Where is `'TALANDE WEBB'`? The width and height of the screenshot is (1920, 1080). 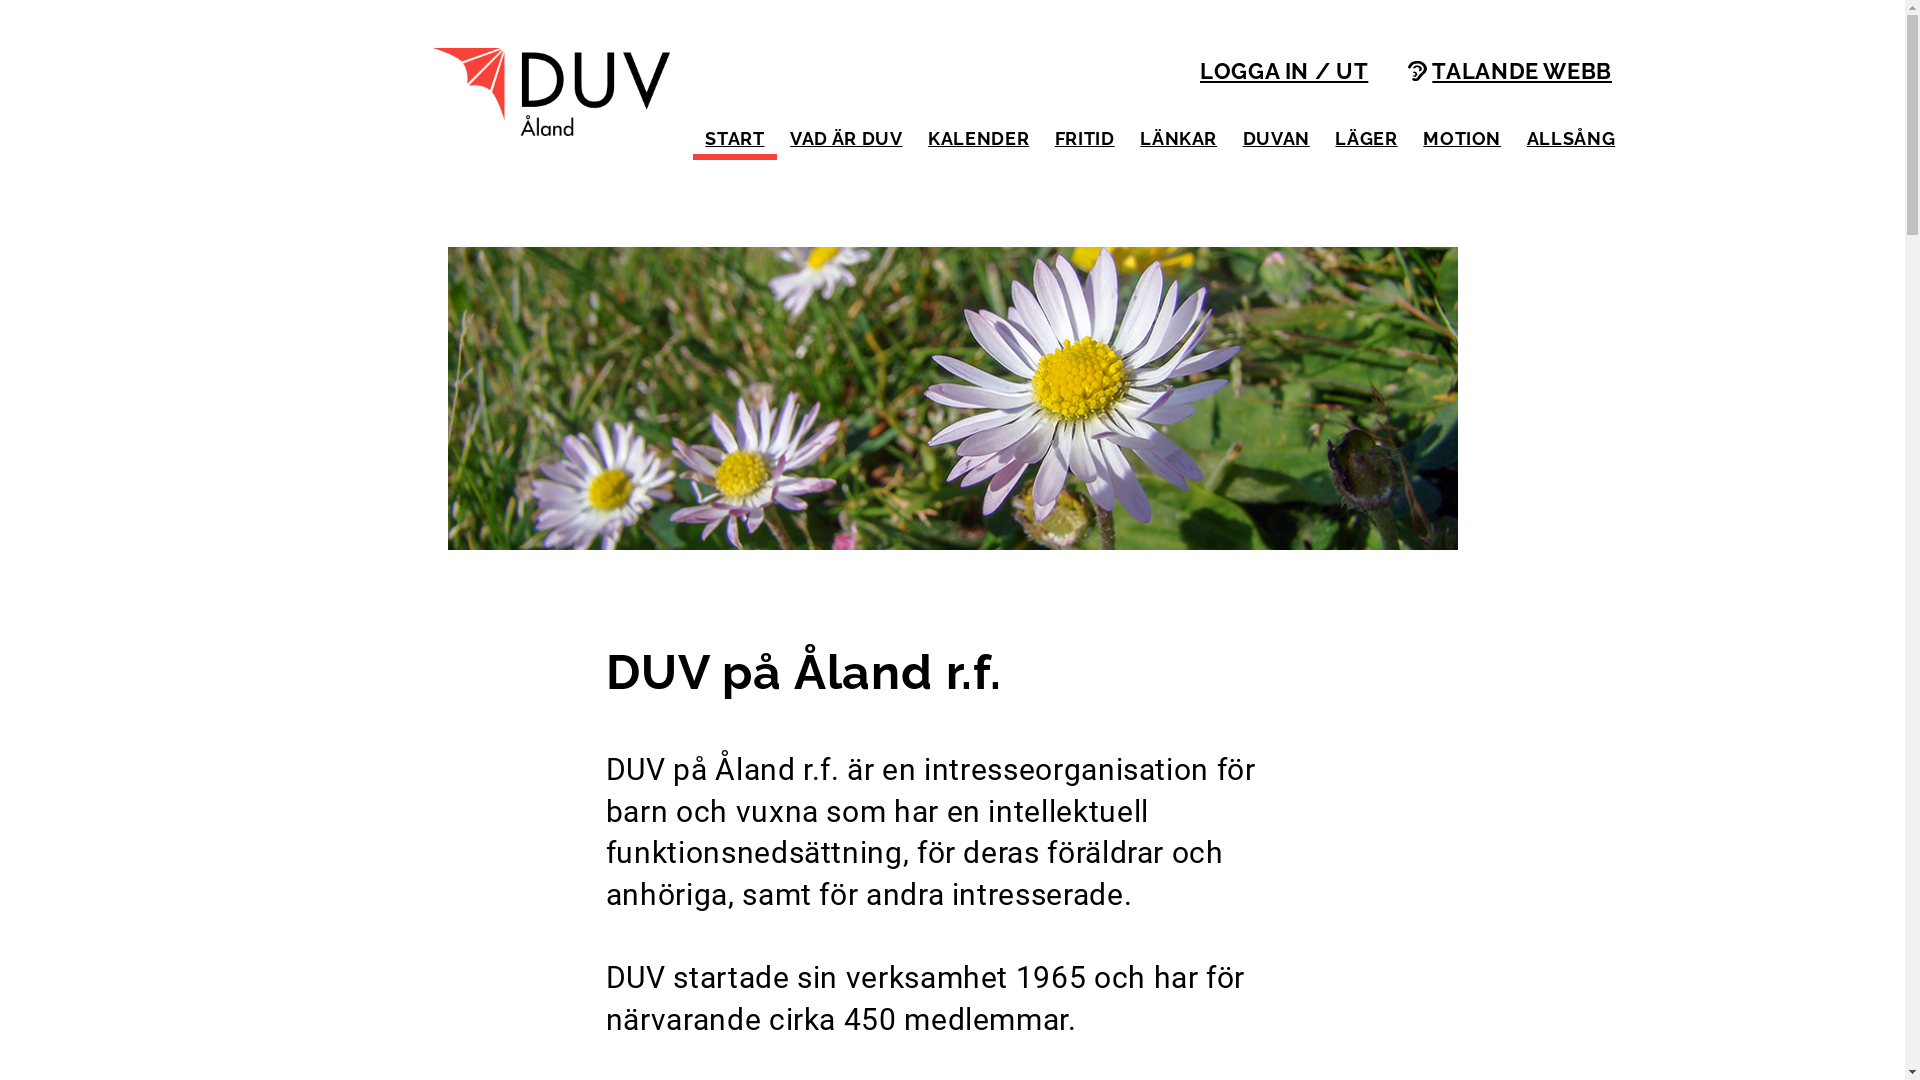 'TALANDE WEBB' is located at coordinates (1406, 73).